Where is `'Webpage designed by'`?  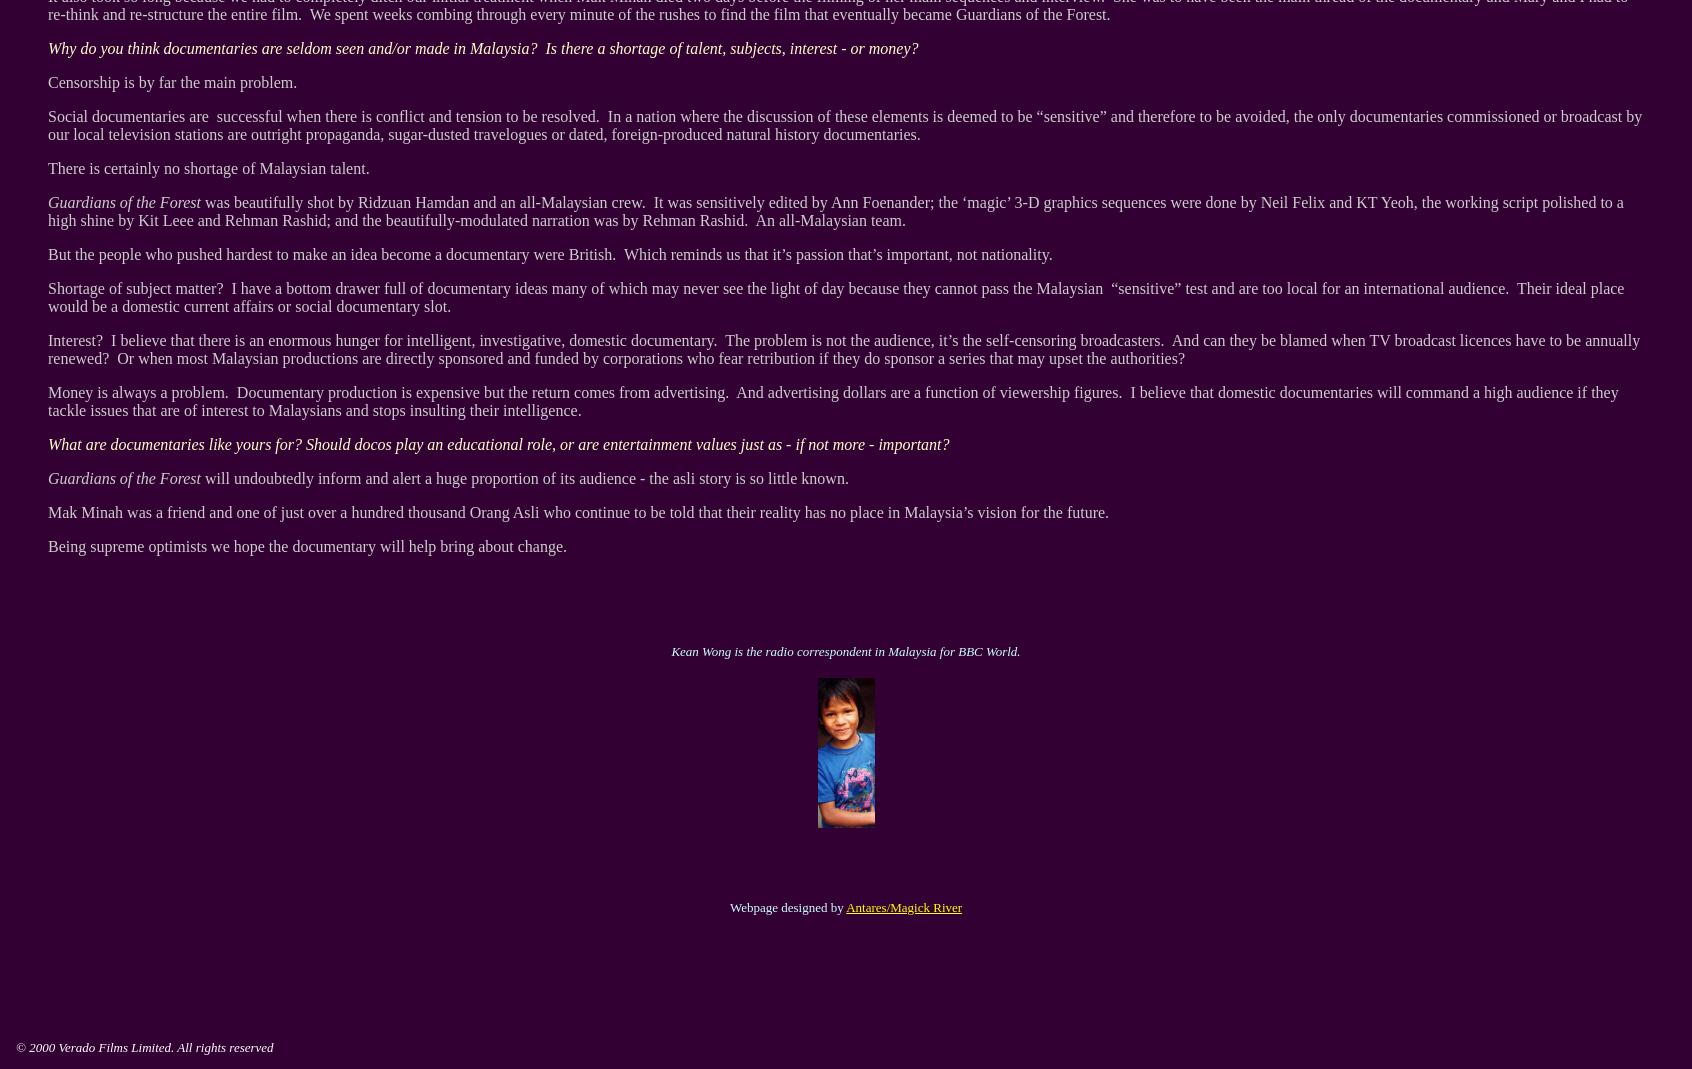
'Webpage designed by' is located at coordinates (787, 906).